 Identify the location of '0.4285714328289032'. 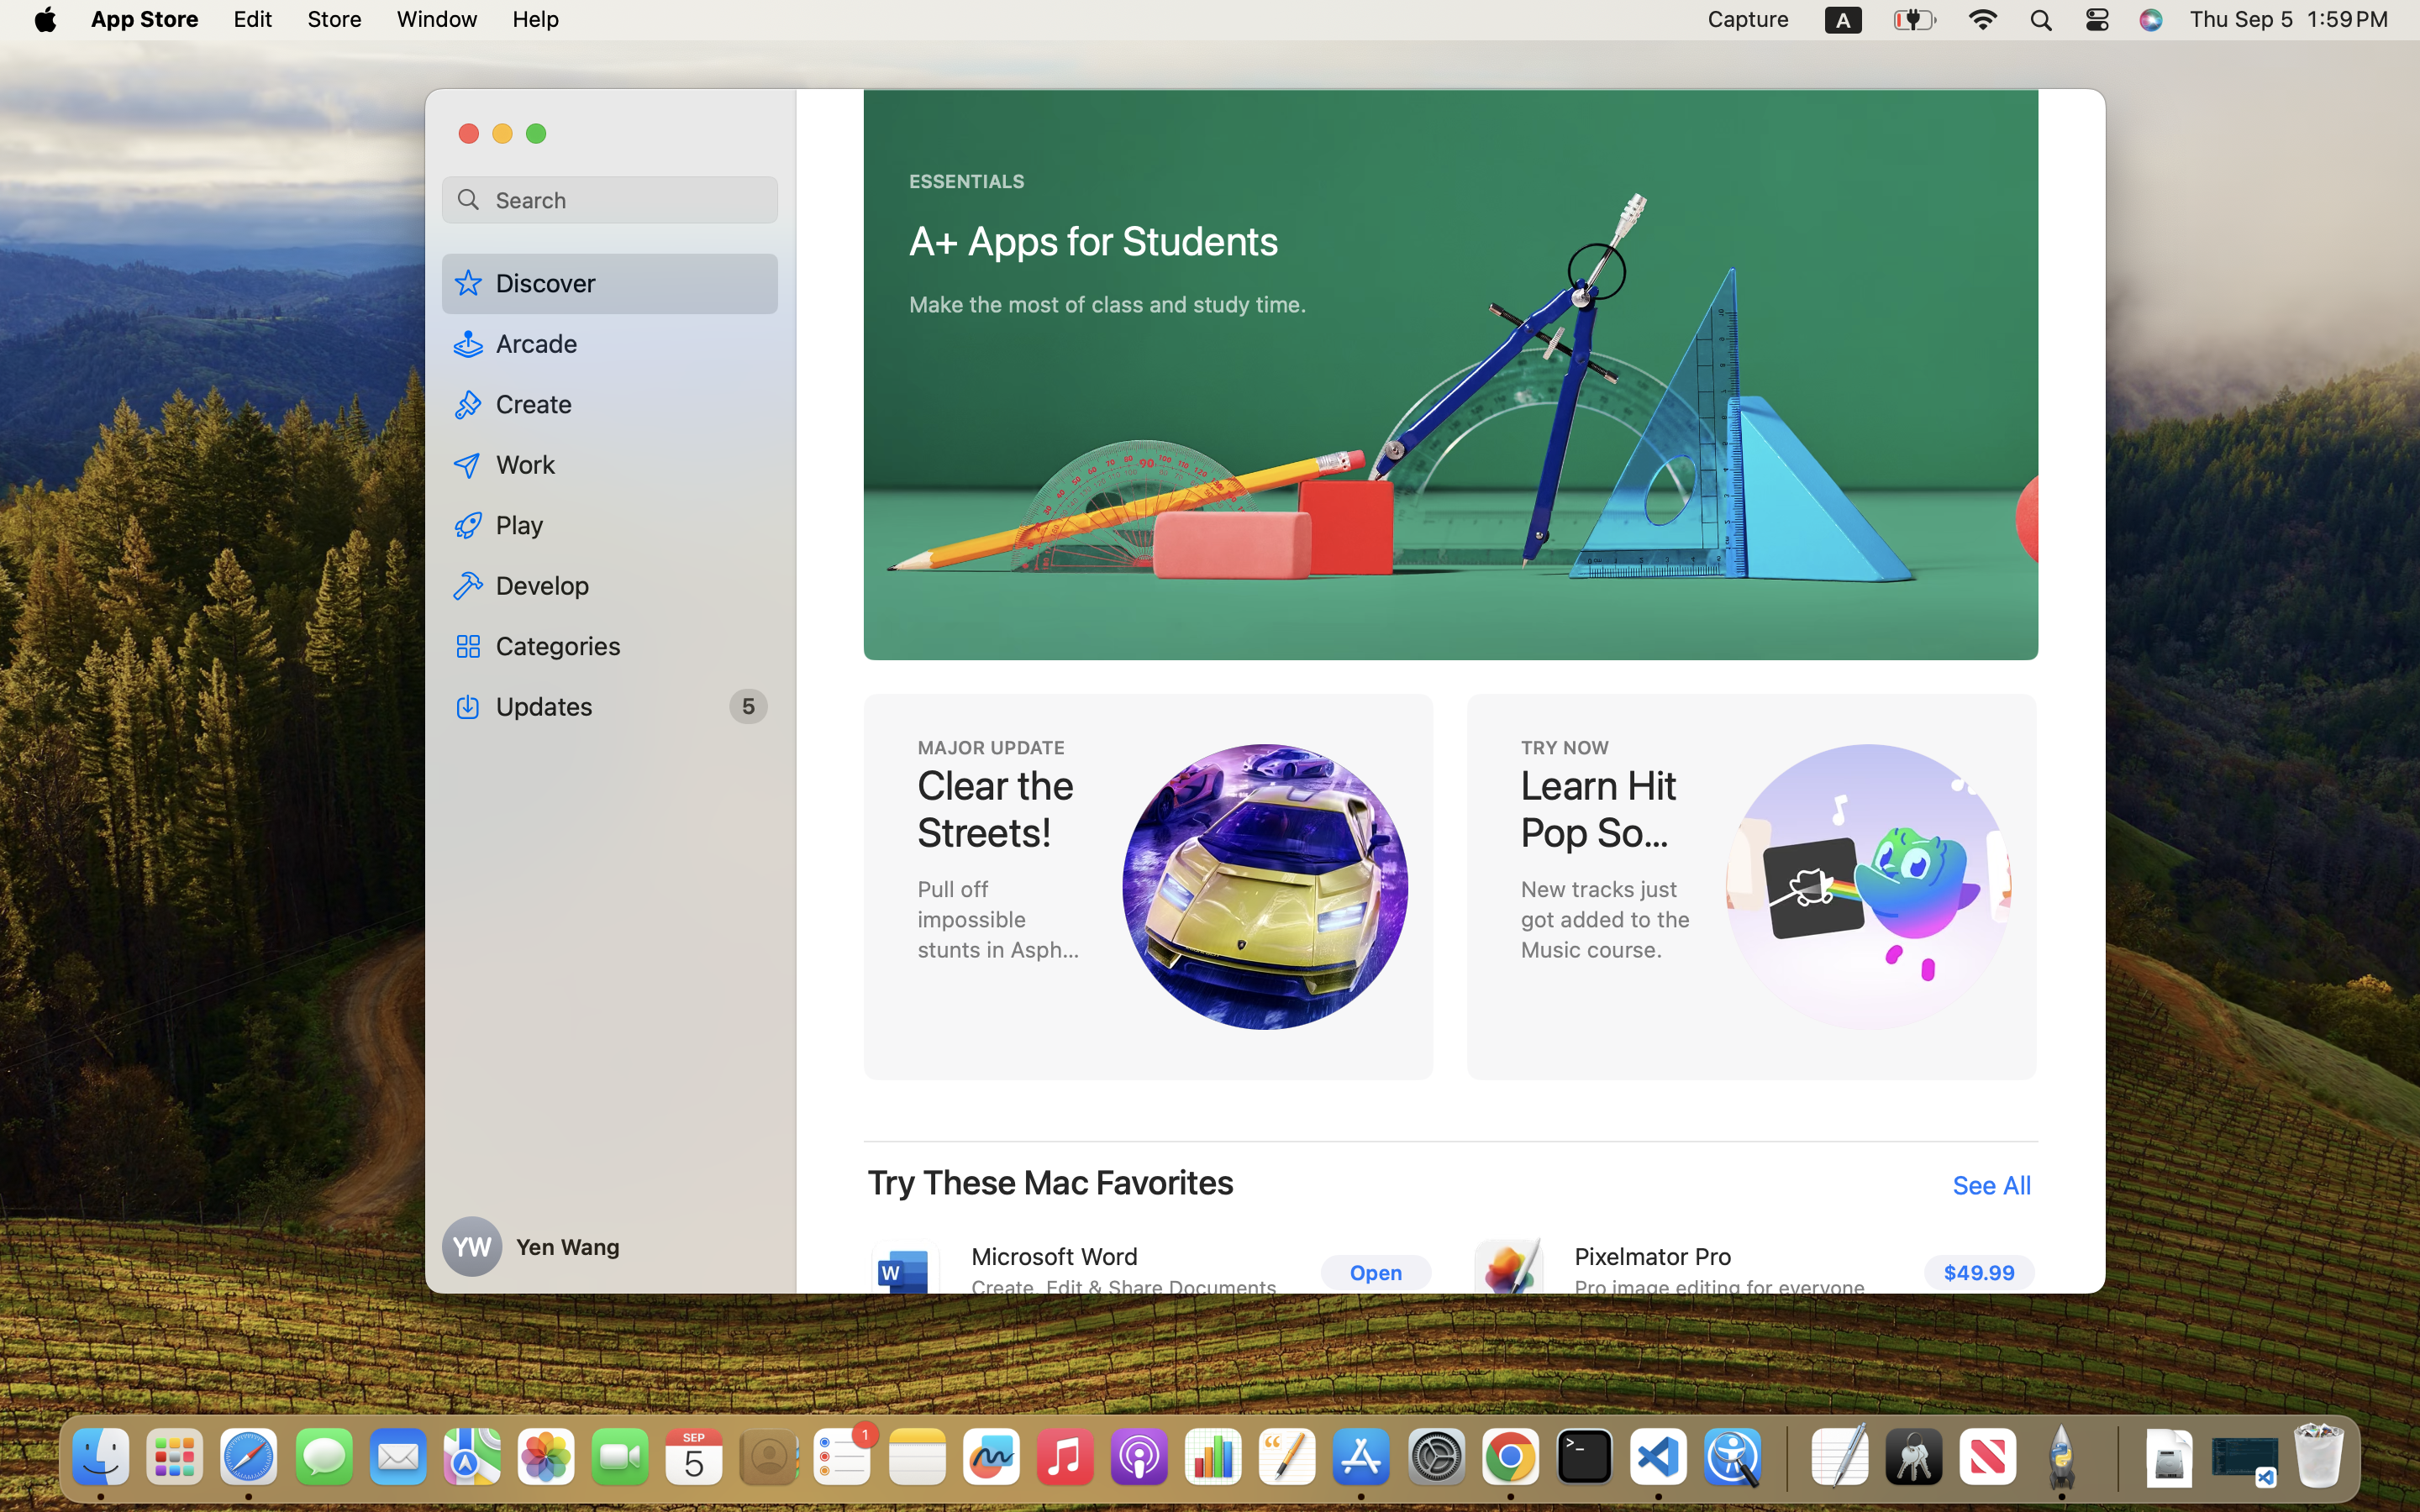
(1785, 1457).